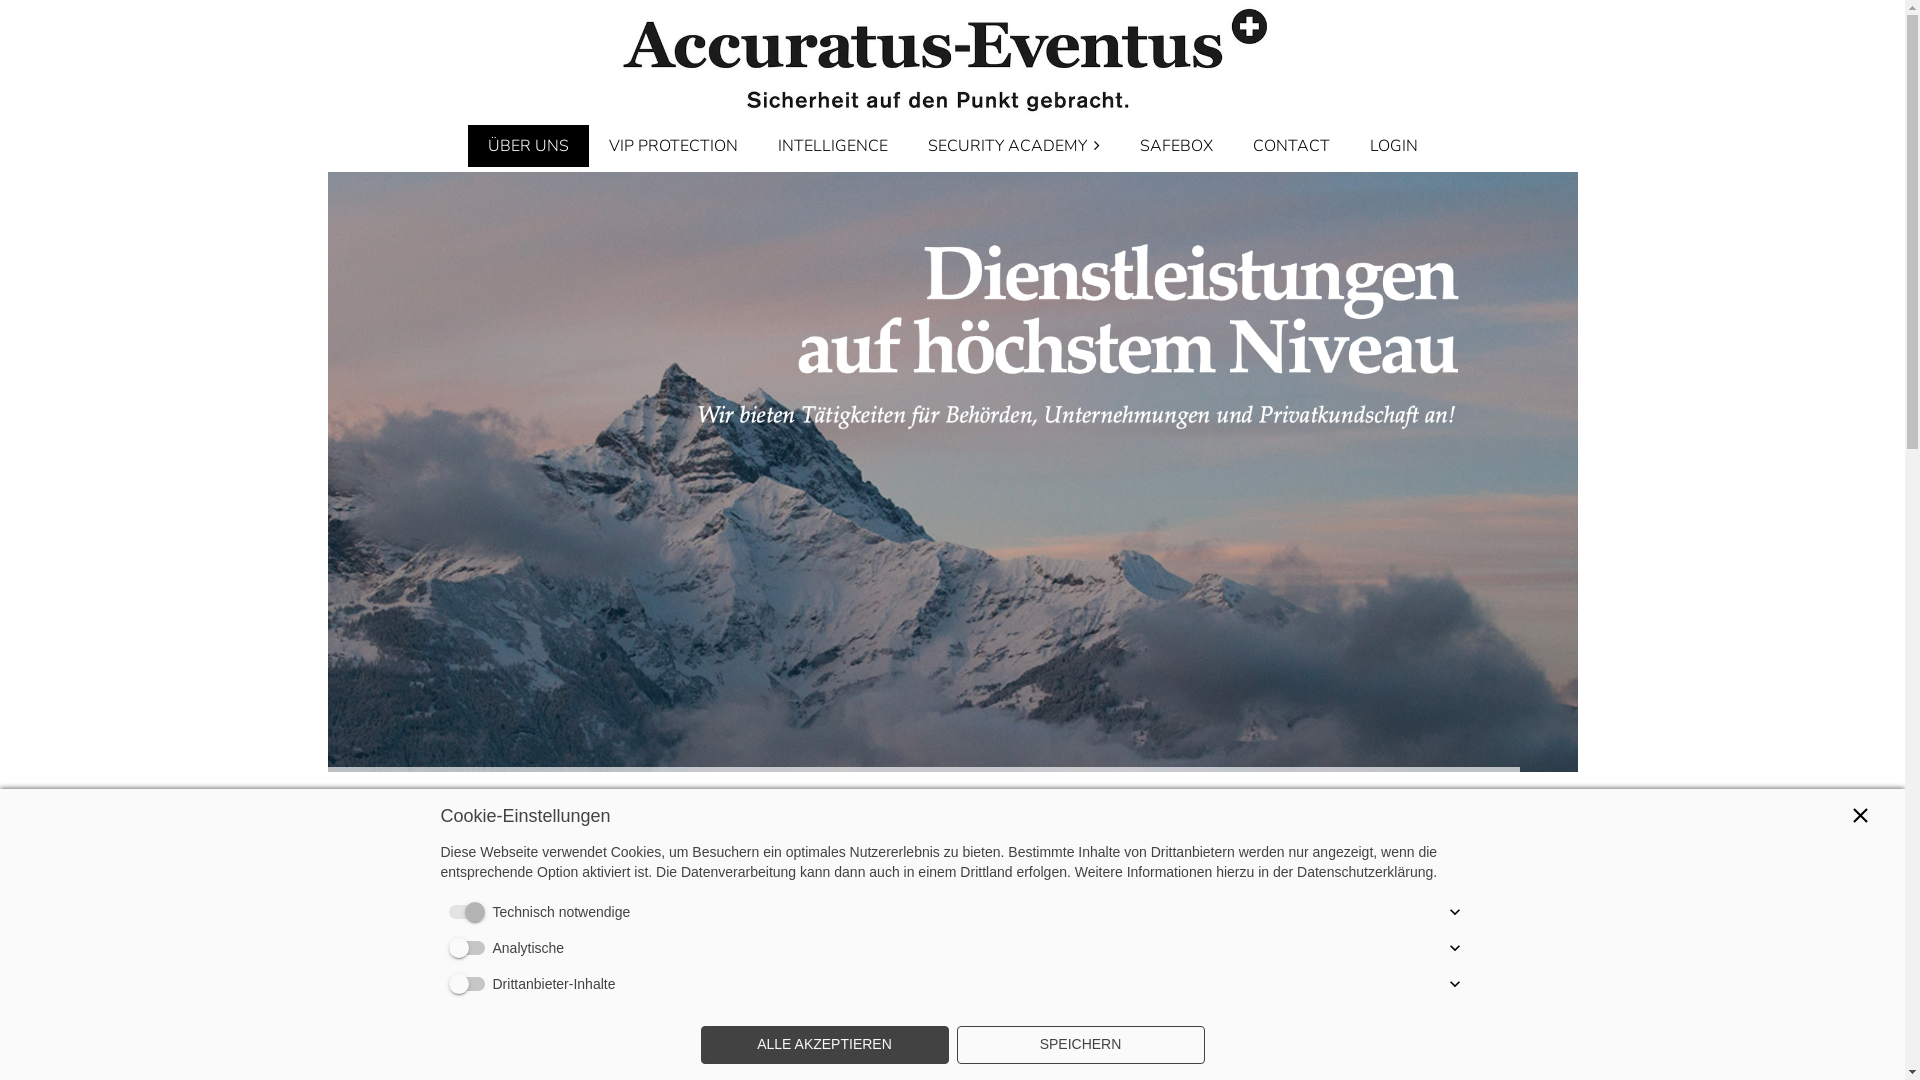  Describe the element at coordinates (1118, 145) in the screenshot. I see `'SAFEBOX'` at that location.